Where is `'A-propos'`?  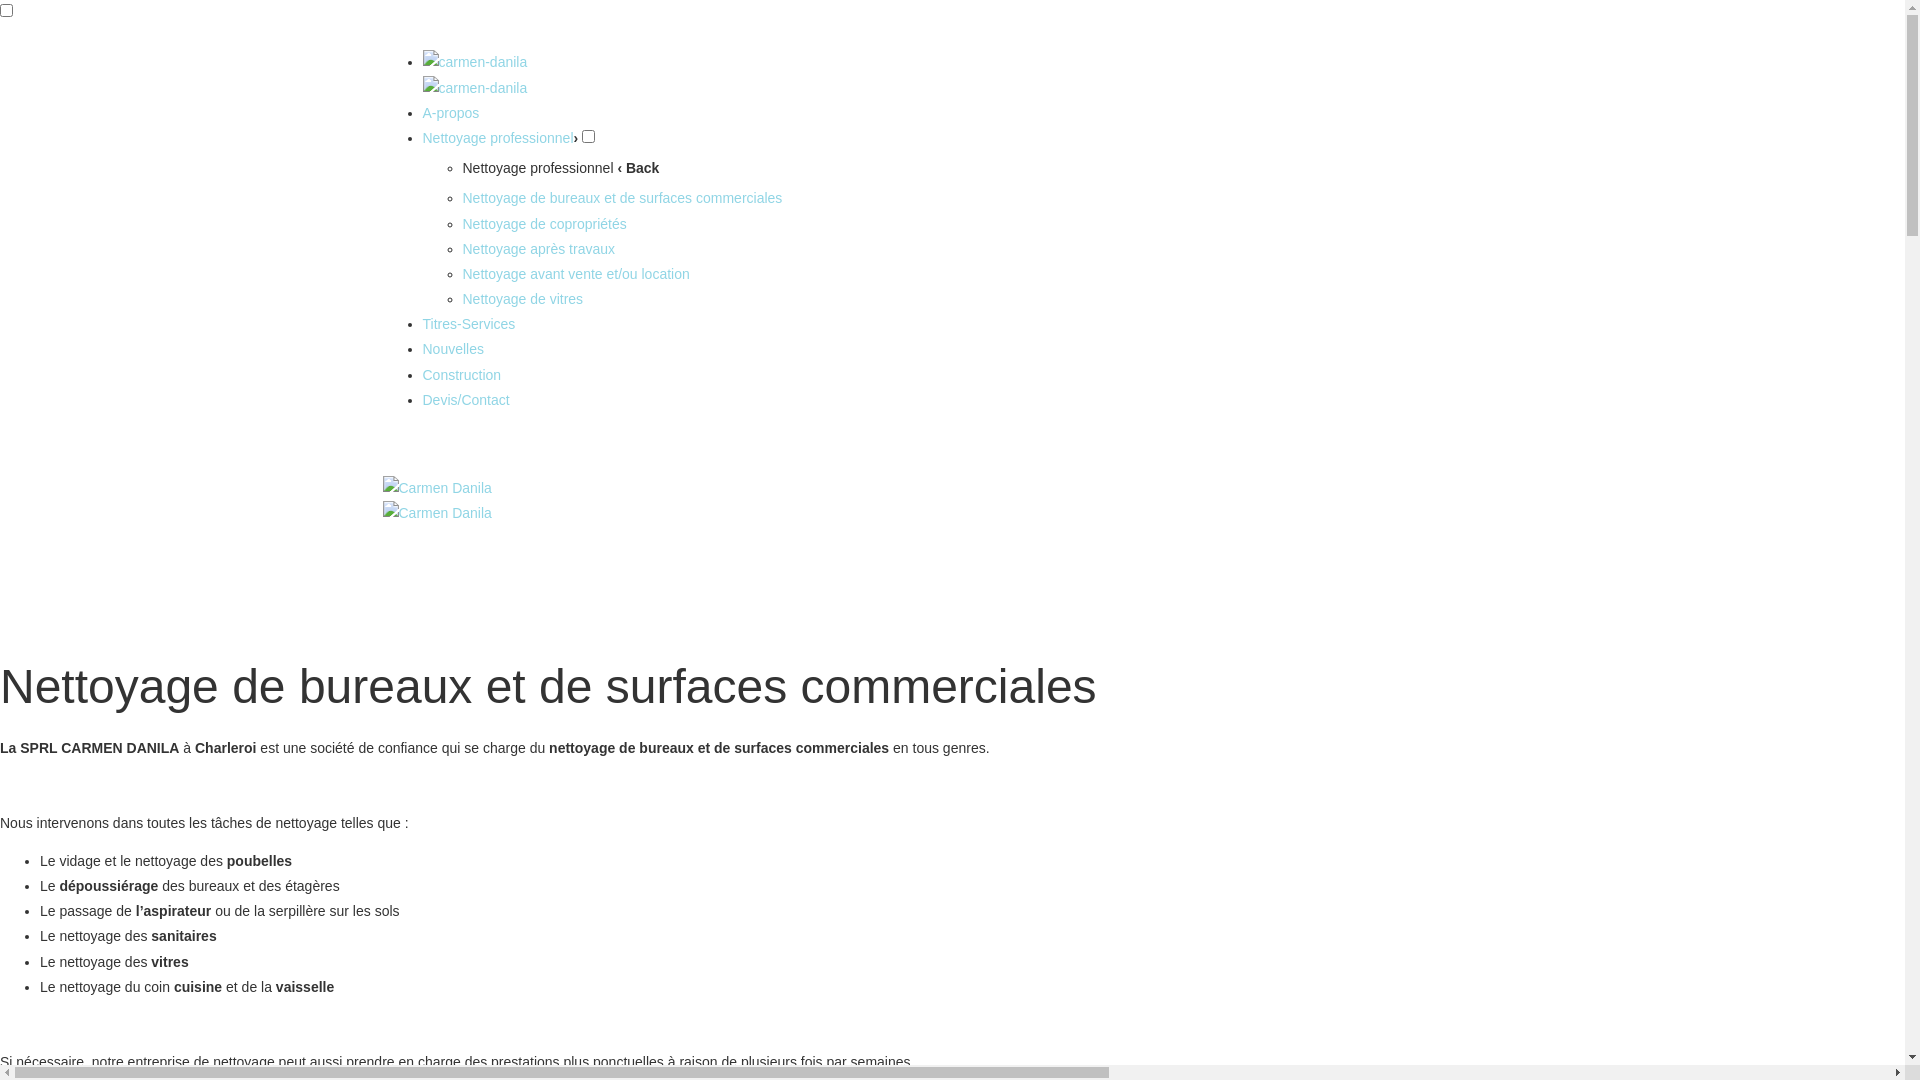
'A-propos' is located at coordinates (449, 112).